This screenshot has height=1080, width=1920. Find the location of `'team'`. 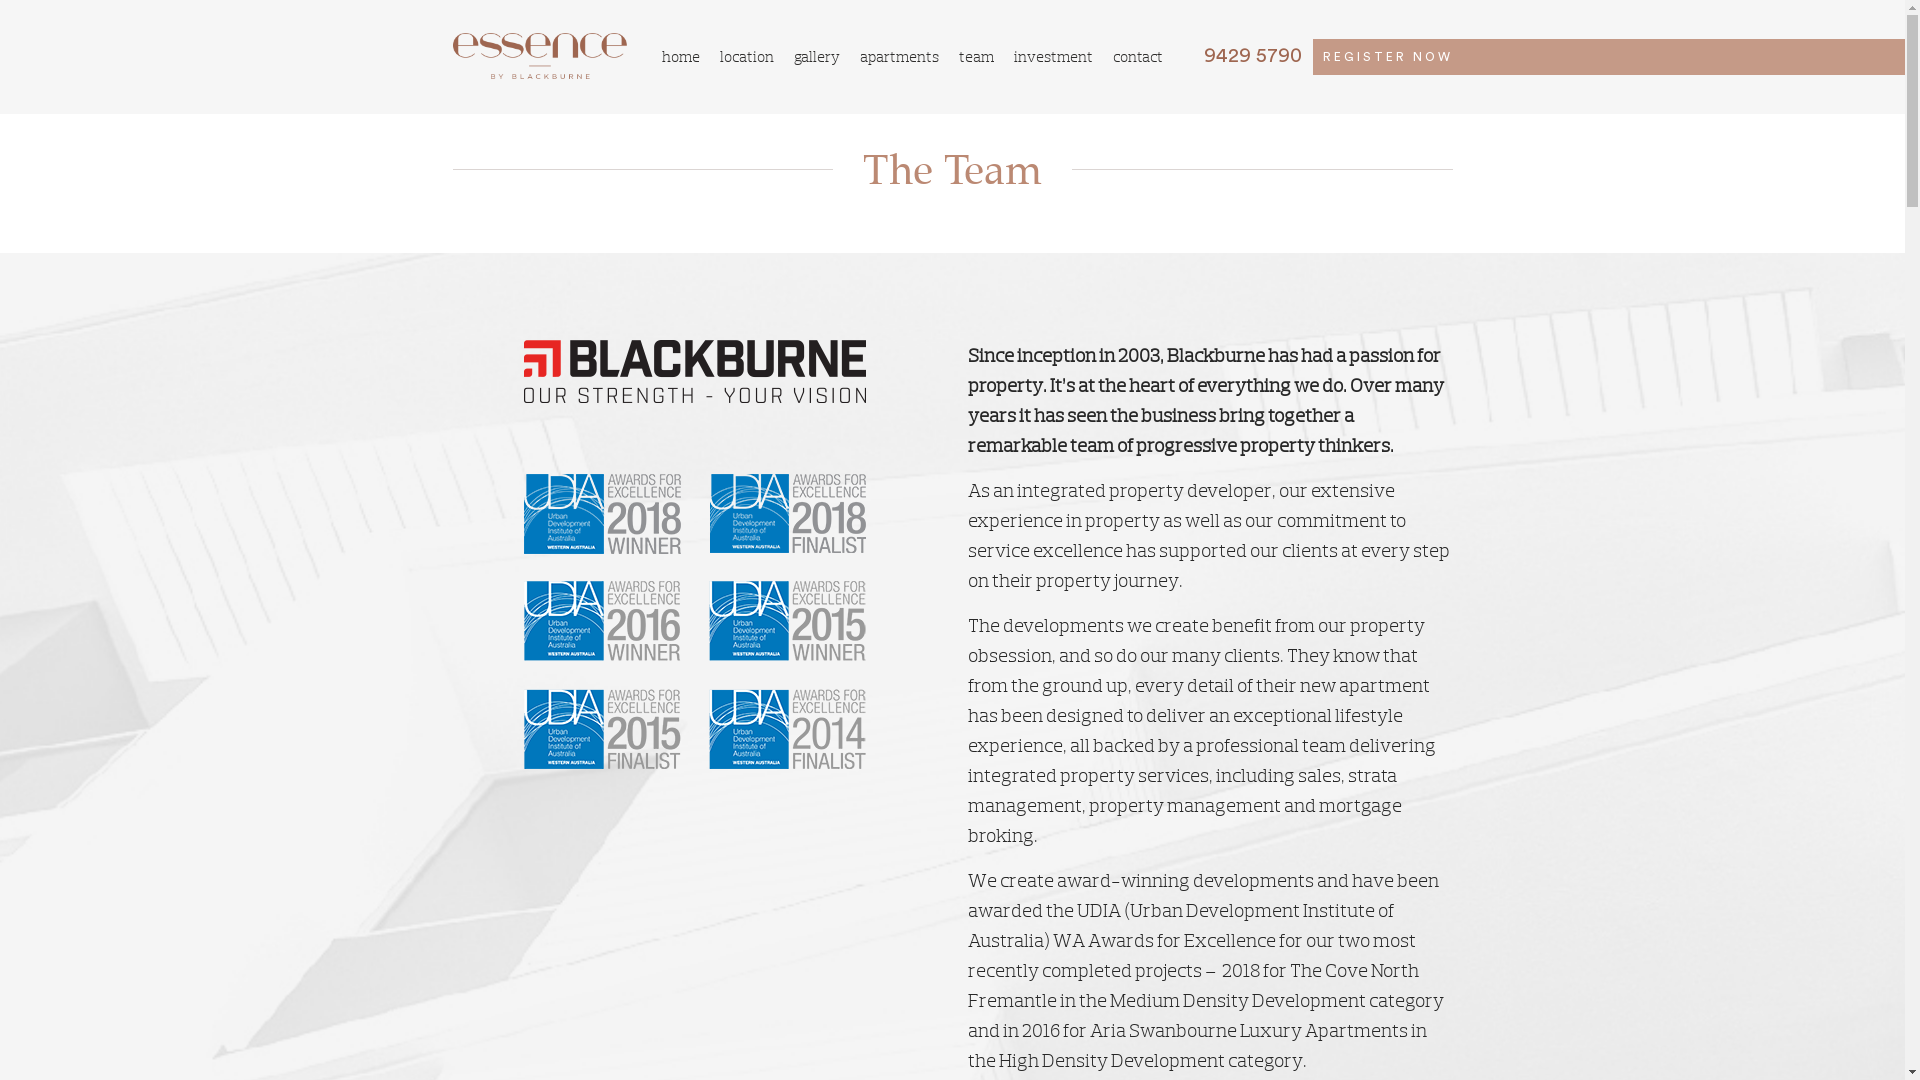

'team' is located at coordinates (976, 55).